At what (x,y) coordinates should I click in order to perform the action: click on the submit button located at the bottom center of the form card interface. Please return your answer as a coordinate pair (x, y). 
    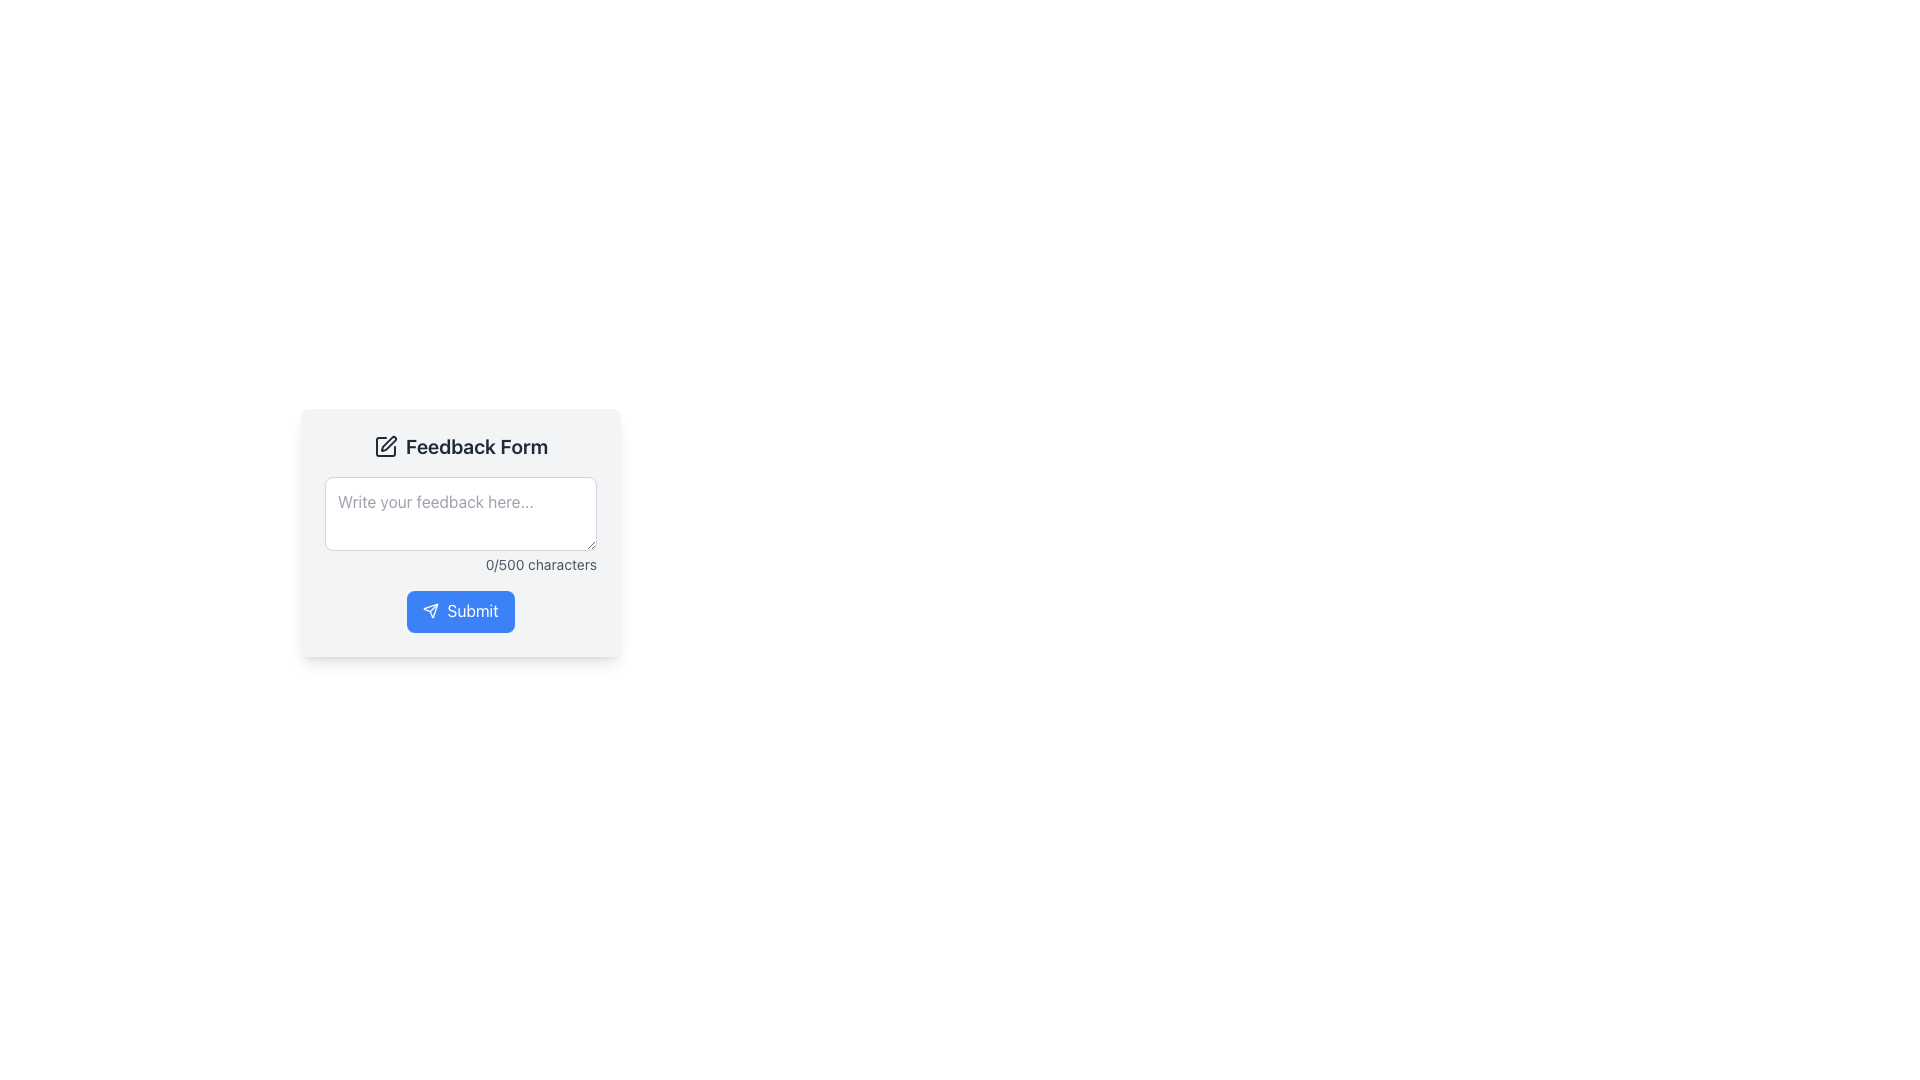
    Looking at the image, I should click on (459, 609).